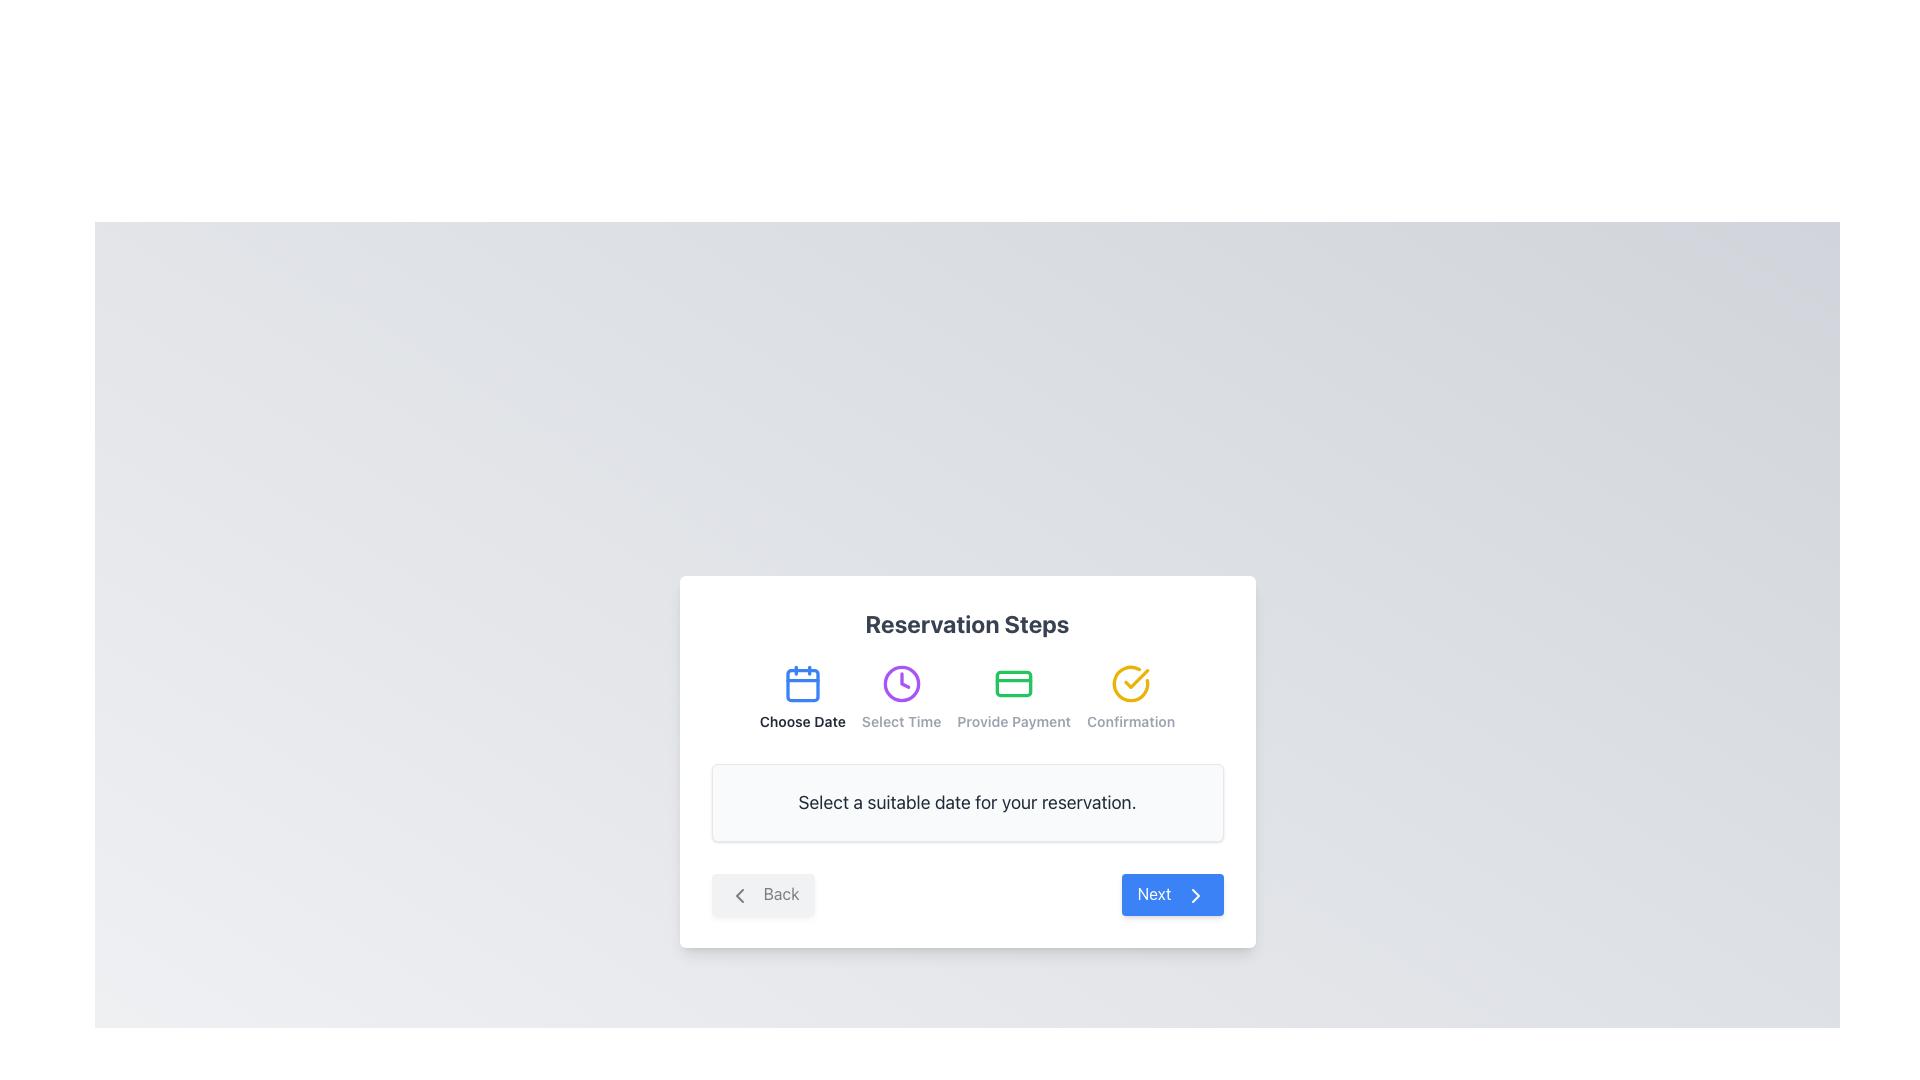  What do you see at coordinates (1195, 894) in the screenshot?
I see `the 'Next' button icon, which is visually indicated by its blue rectangle and is located towards the bottom-right of the interface` at bounding box center [1195, 894].